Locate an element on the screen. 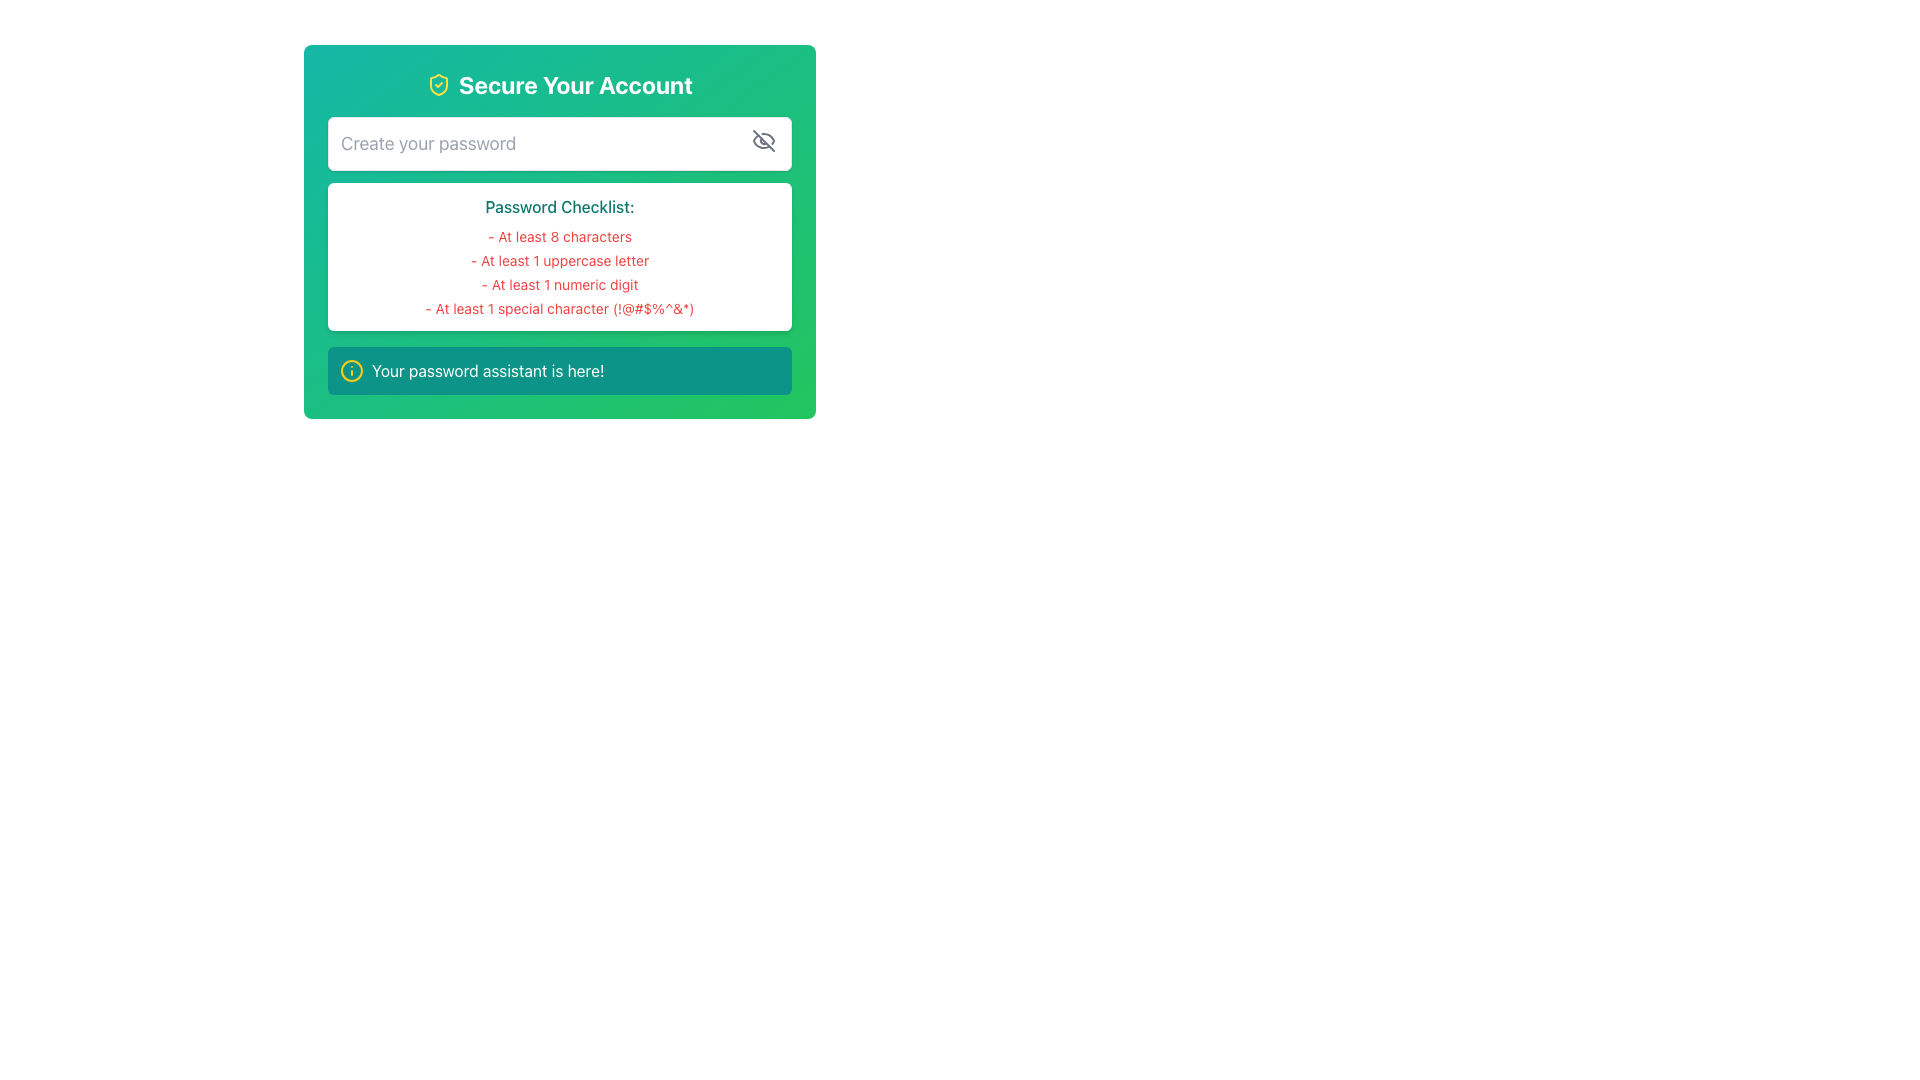 This screenshot has width=1920, height=1080. the text 'Secure Your Account' with an accompanying shield icon, which is displayed in bold, large white font on a green gradient background is located at coordinates (560, 83).